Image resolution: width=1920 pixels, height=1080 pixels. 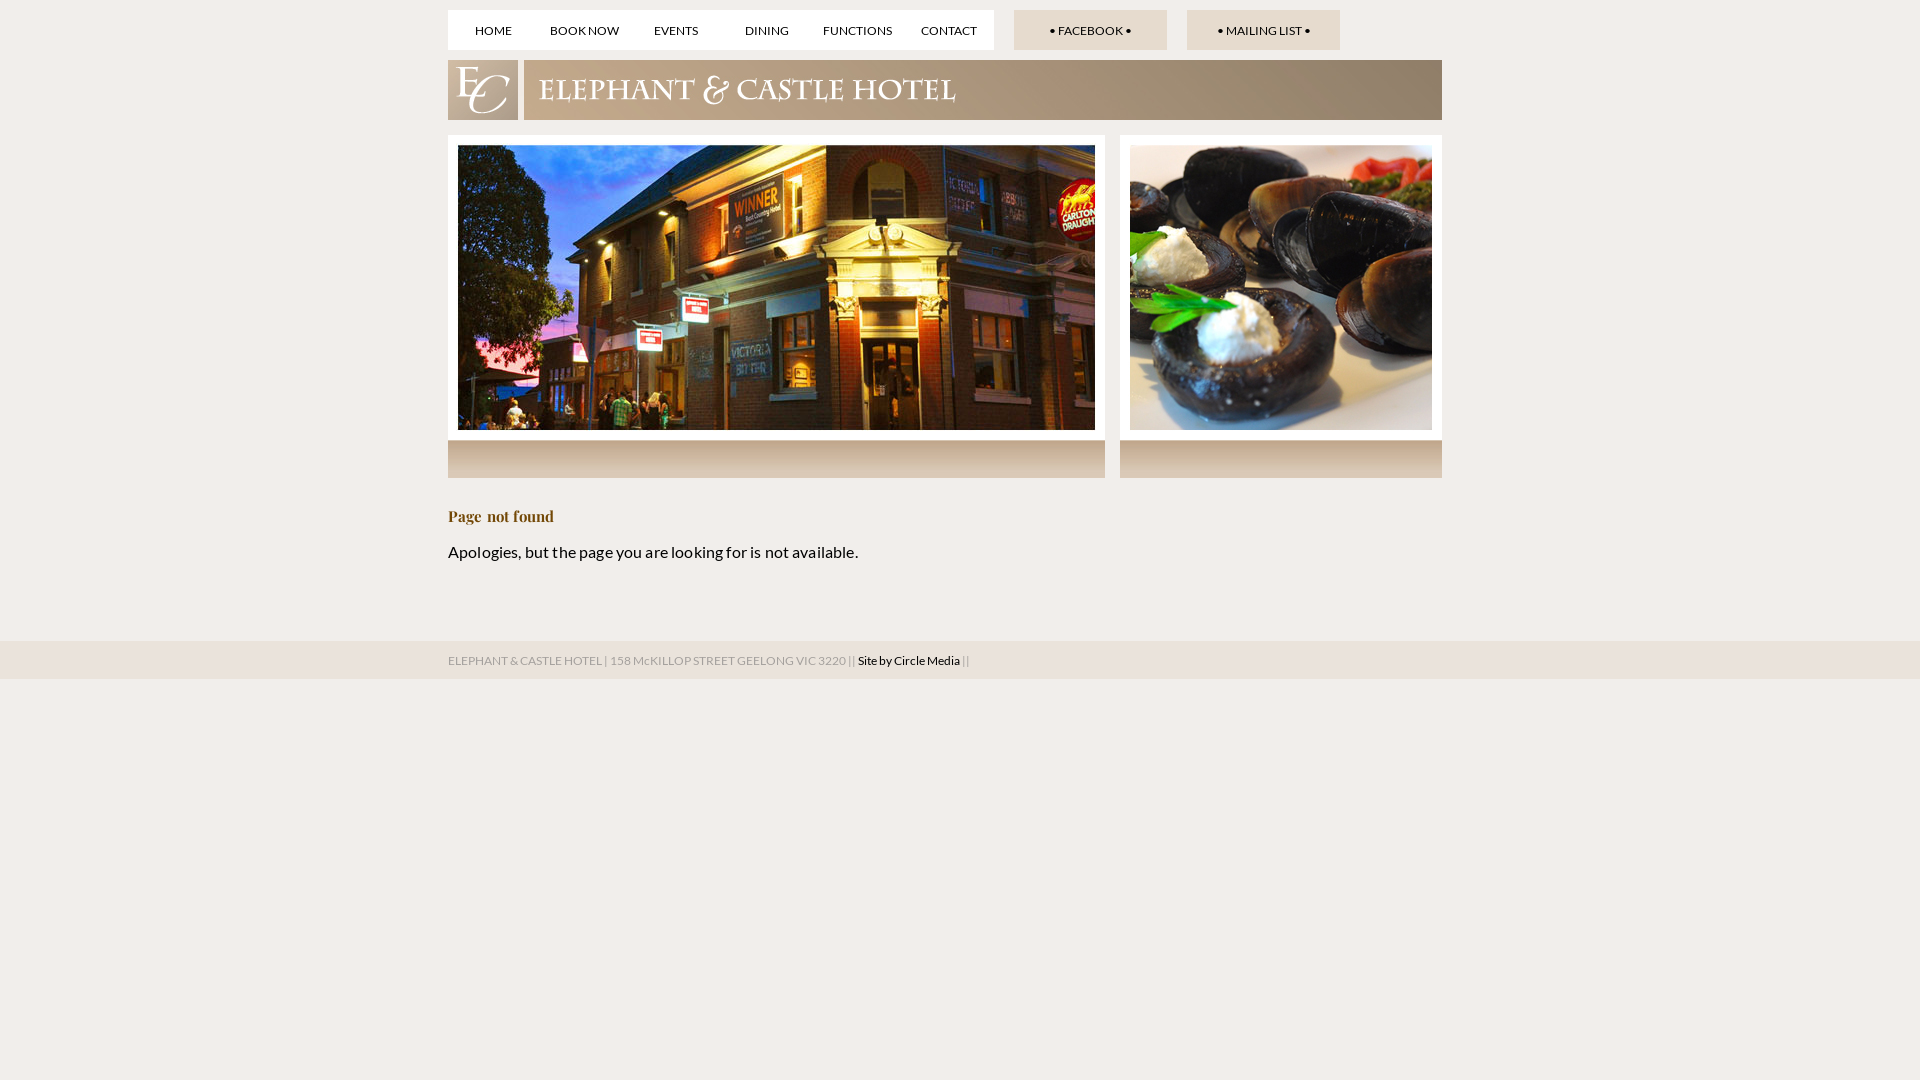 I want to click on 'BOOK NOW', so click(x=583, y=30).